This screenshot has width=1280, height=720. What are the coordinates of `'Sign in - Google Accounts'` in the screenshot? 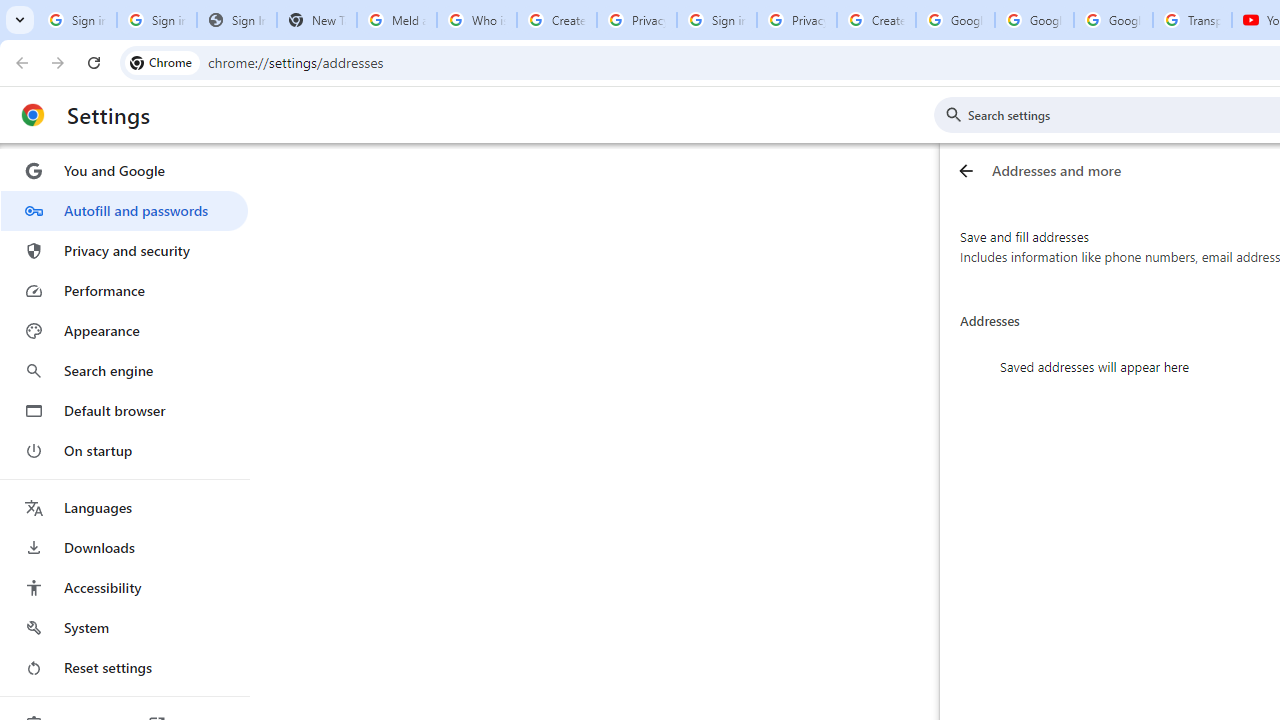 It's located at (716, 20).